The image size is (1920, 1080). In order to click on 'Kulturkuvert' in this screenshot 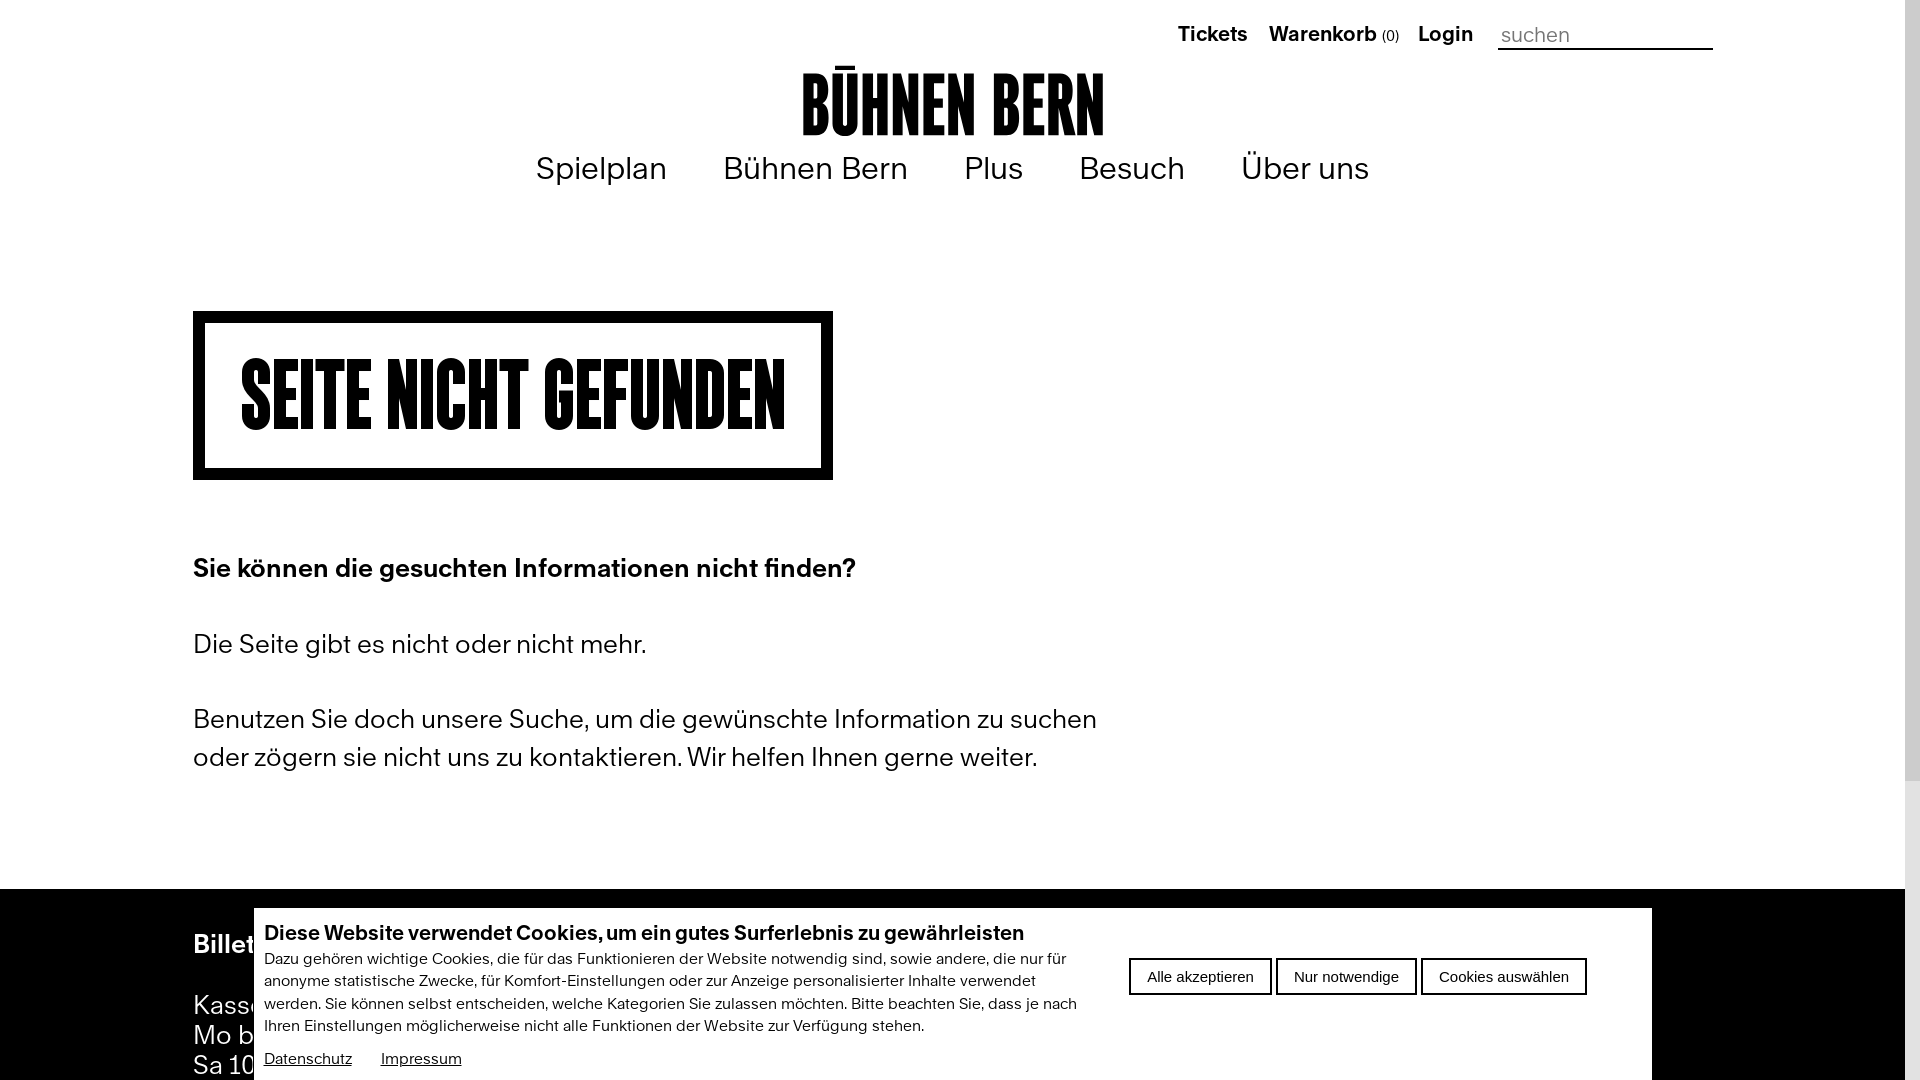, I will do `click(715, 1060)`.